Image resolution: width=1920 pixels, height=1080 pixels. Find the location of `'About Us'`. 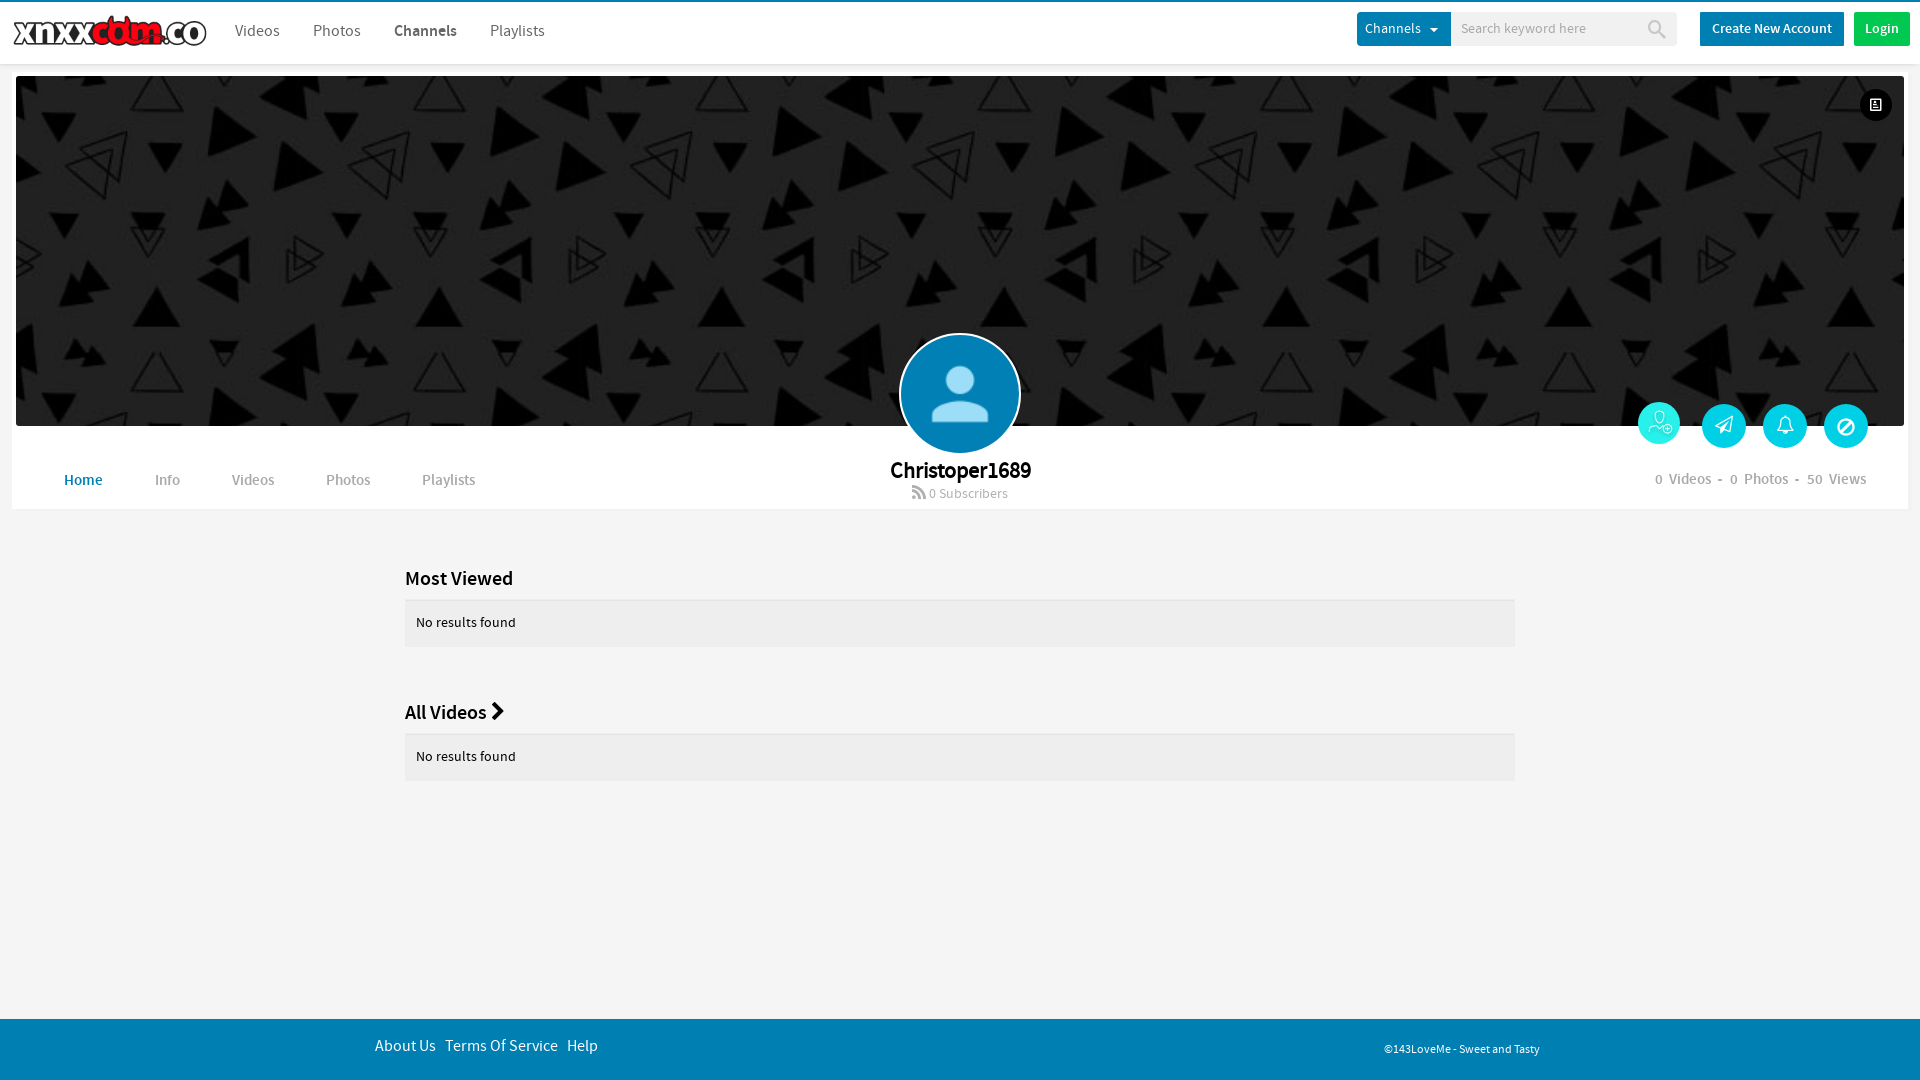

'About Us' is located at coordinates (404, 1045).